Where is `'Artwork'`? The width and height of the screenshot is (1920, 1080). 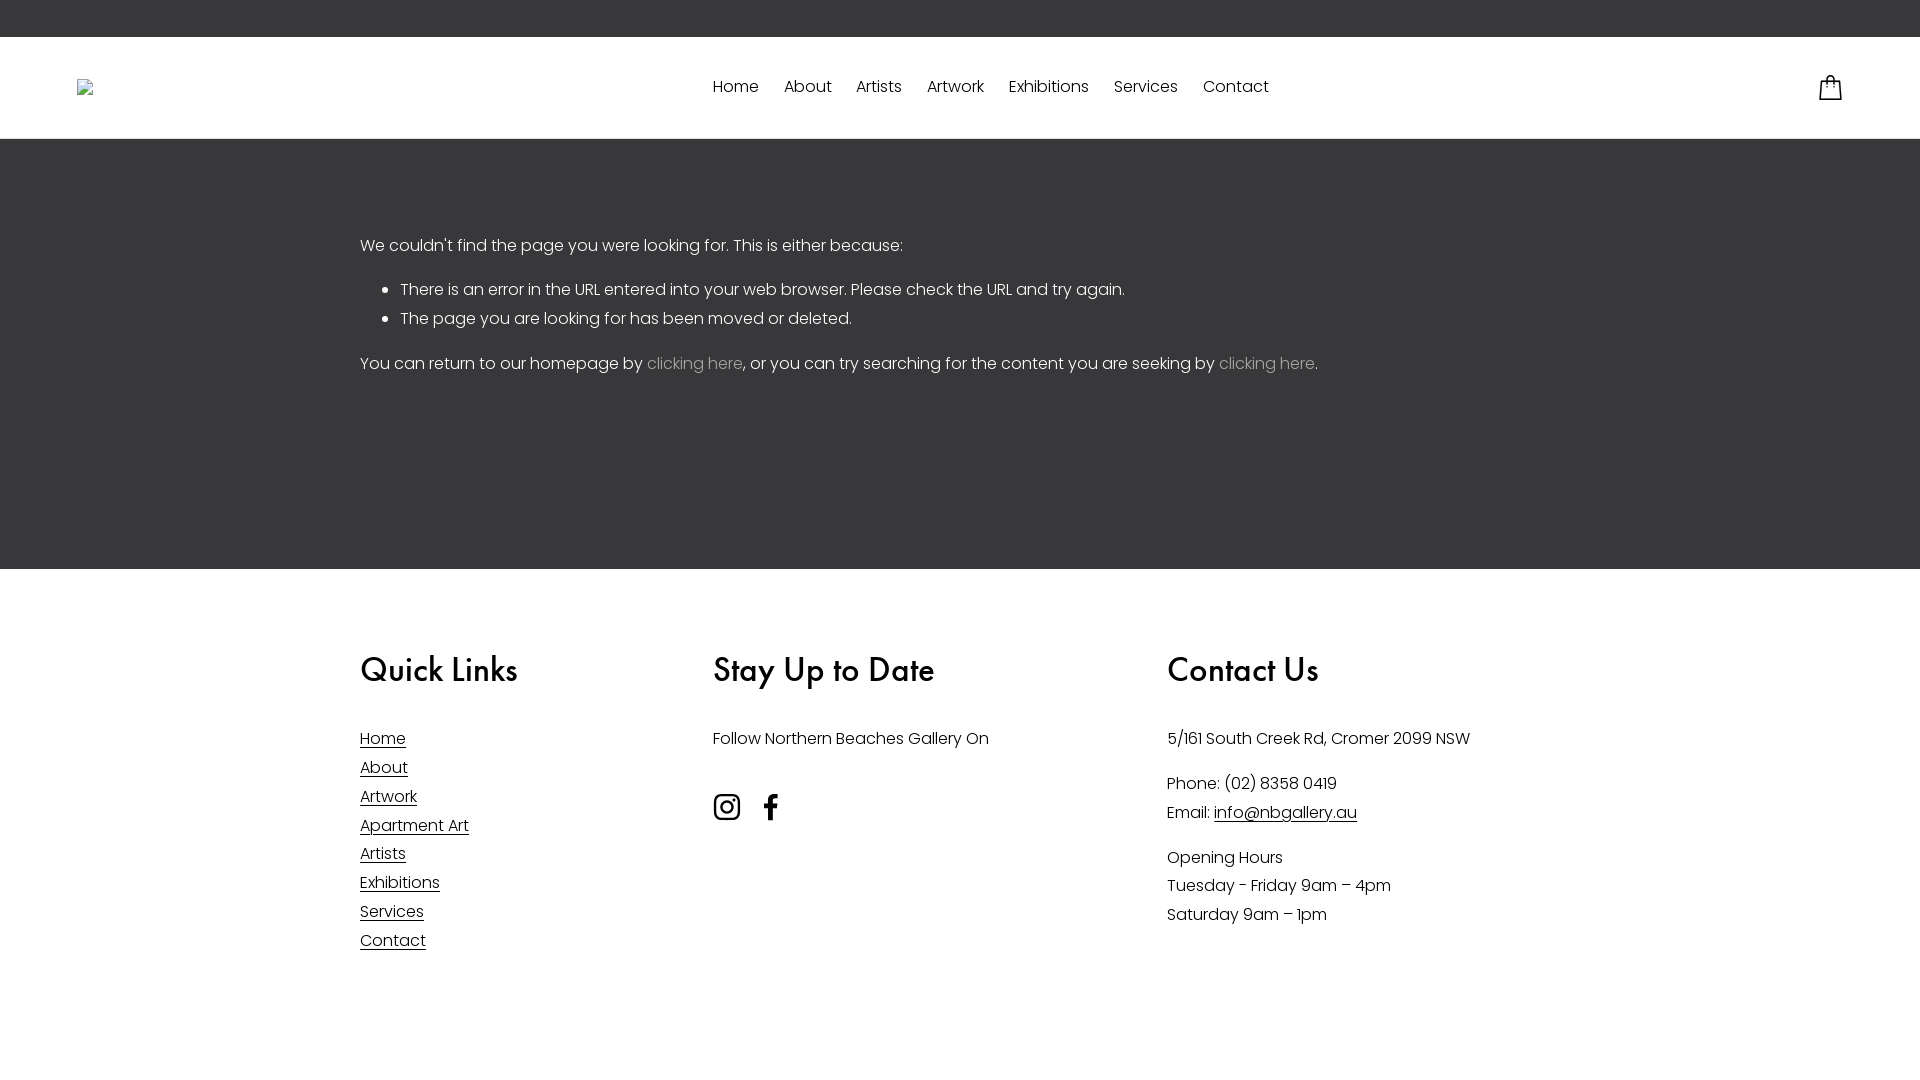
'Artwork' is located at coordinates (388, 796).